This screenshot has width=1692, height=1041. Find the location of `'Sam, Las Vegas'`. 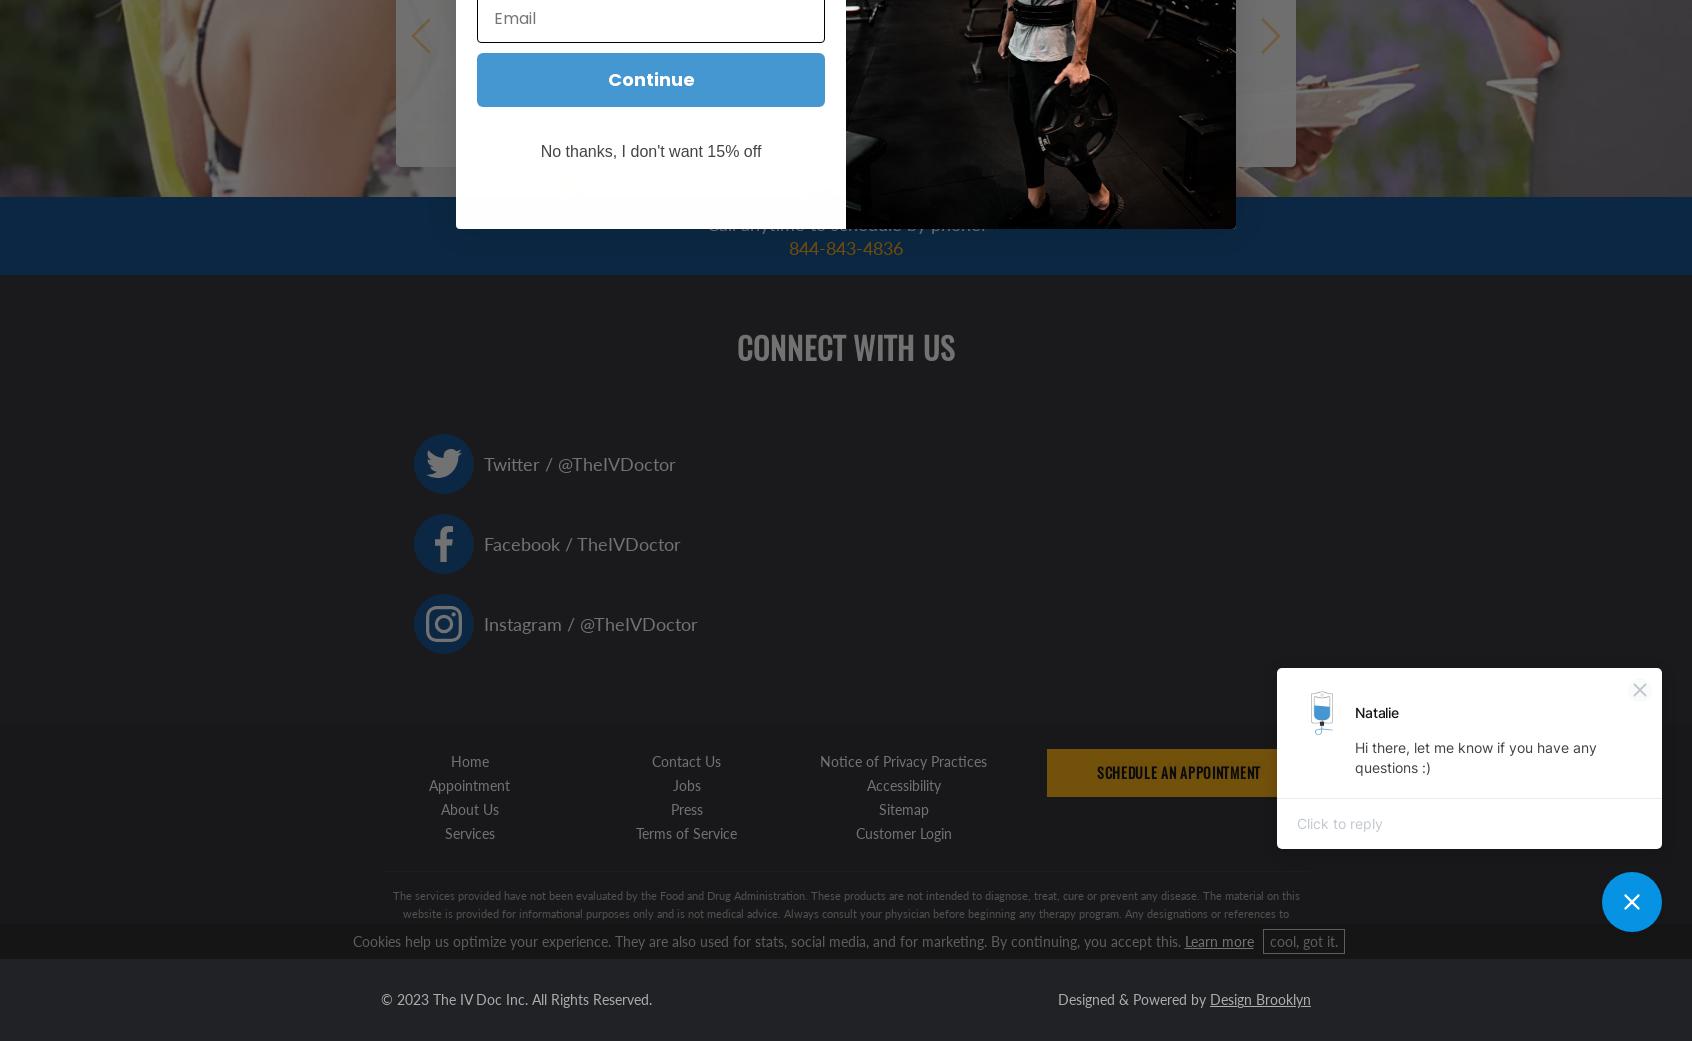

'Sam, Las Vegas' is located at coordinates (969, 45).